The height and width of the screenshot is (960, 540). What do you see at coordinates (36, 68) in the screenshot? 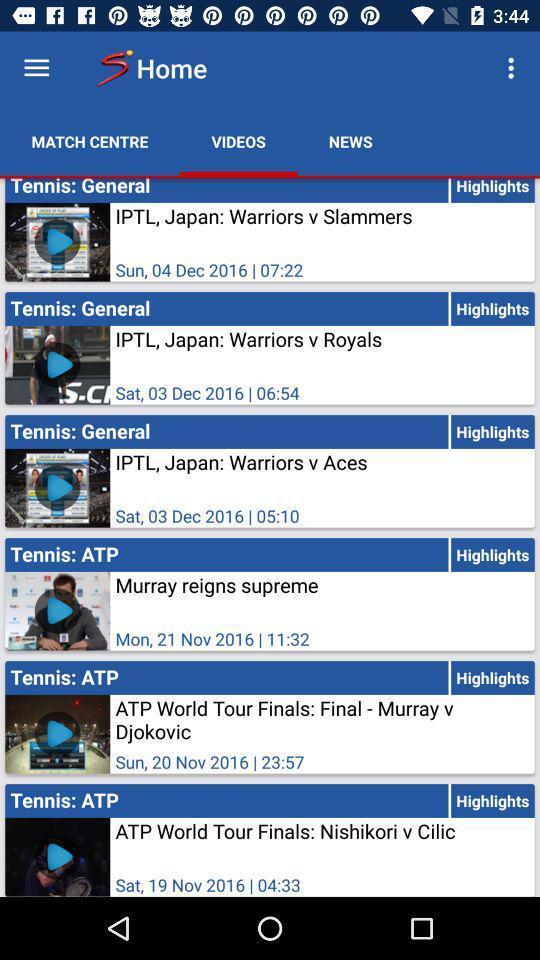
I see `search for` at bounding box center [36, 68].